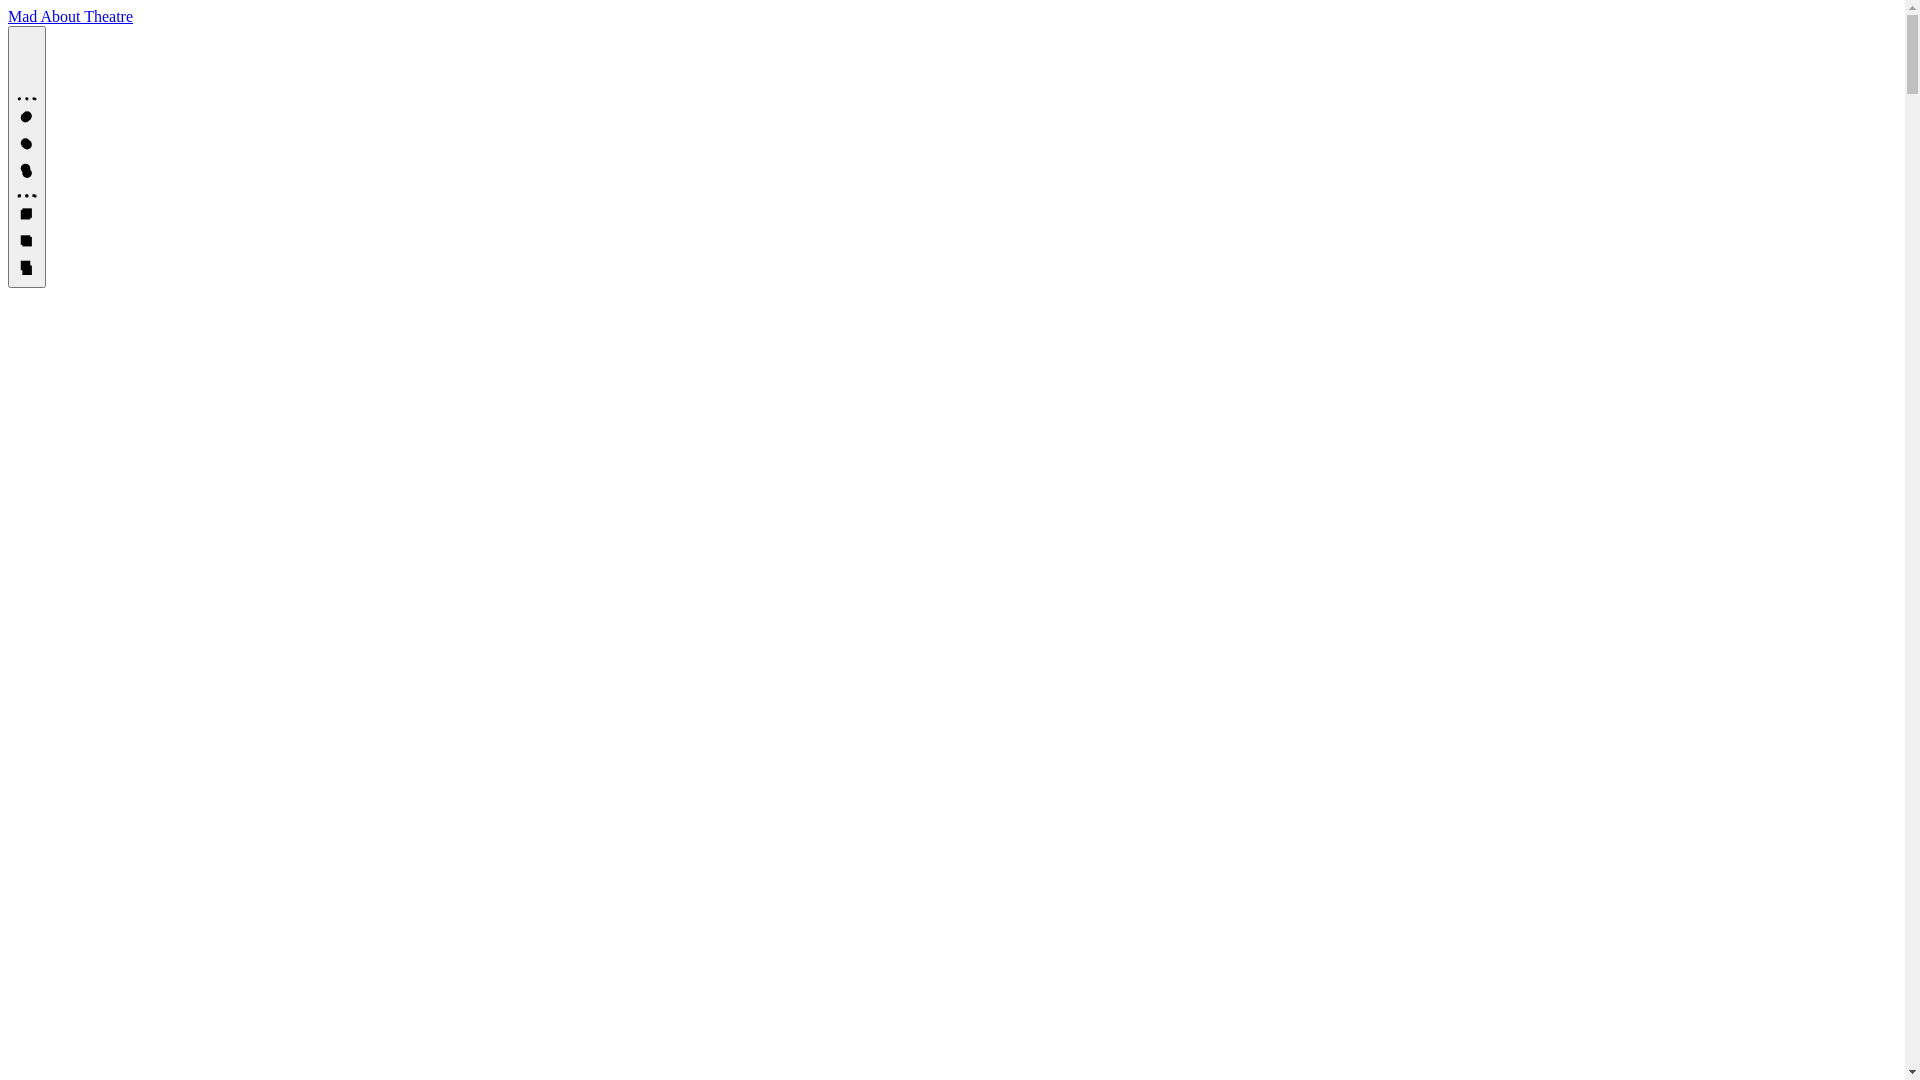 This screenshot has height=1080, width=1920. Describe the element at coordinates (8, 16) in the screenshot. I see `'Mad About Theatre'` at that location.